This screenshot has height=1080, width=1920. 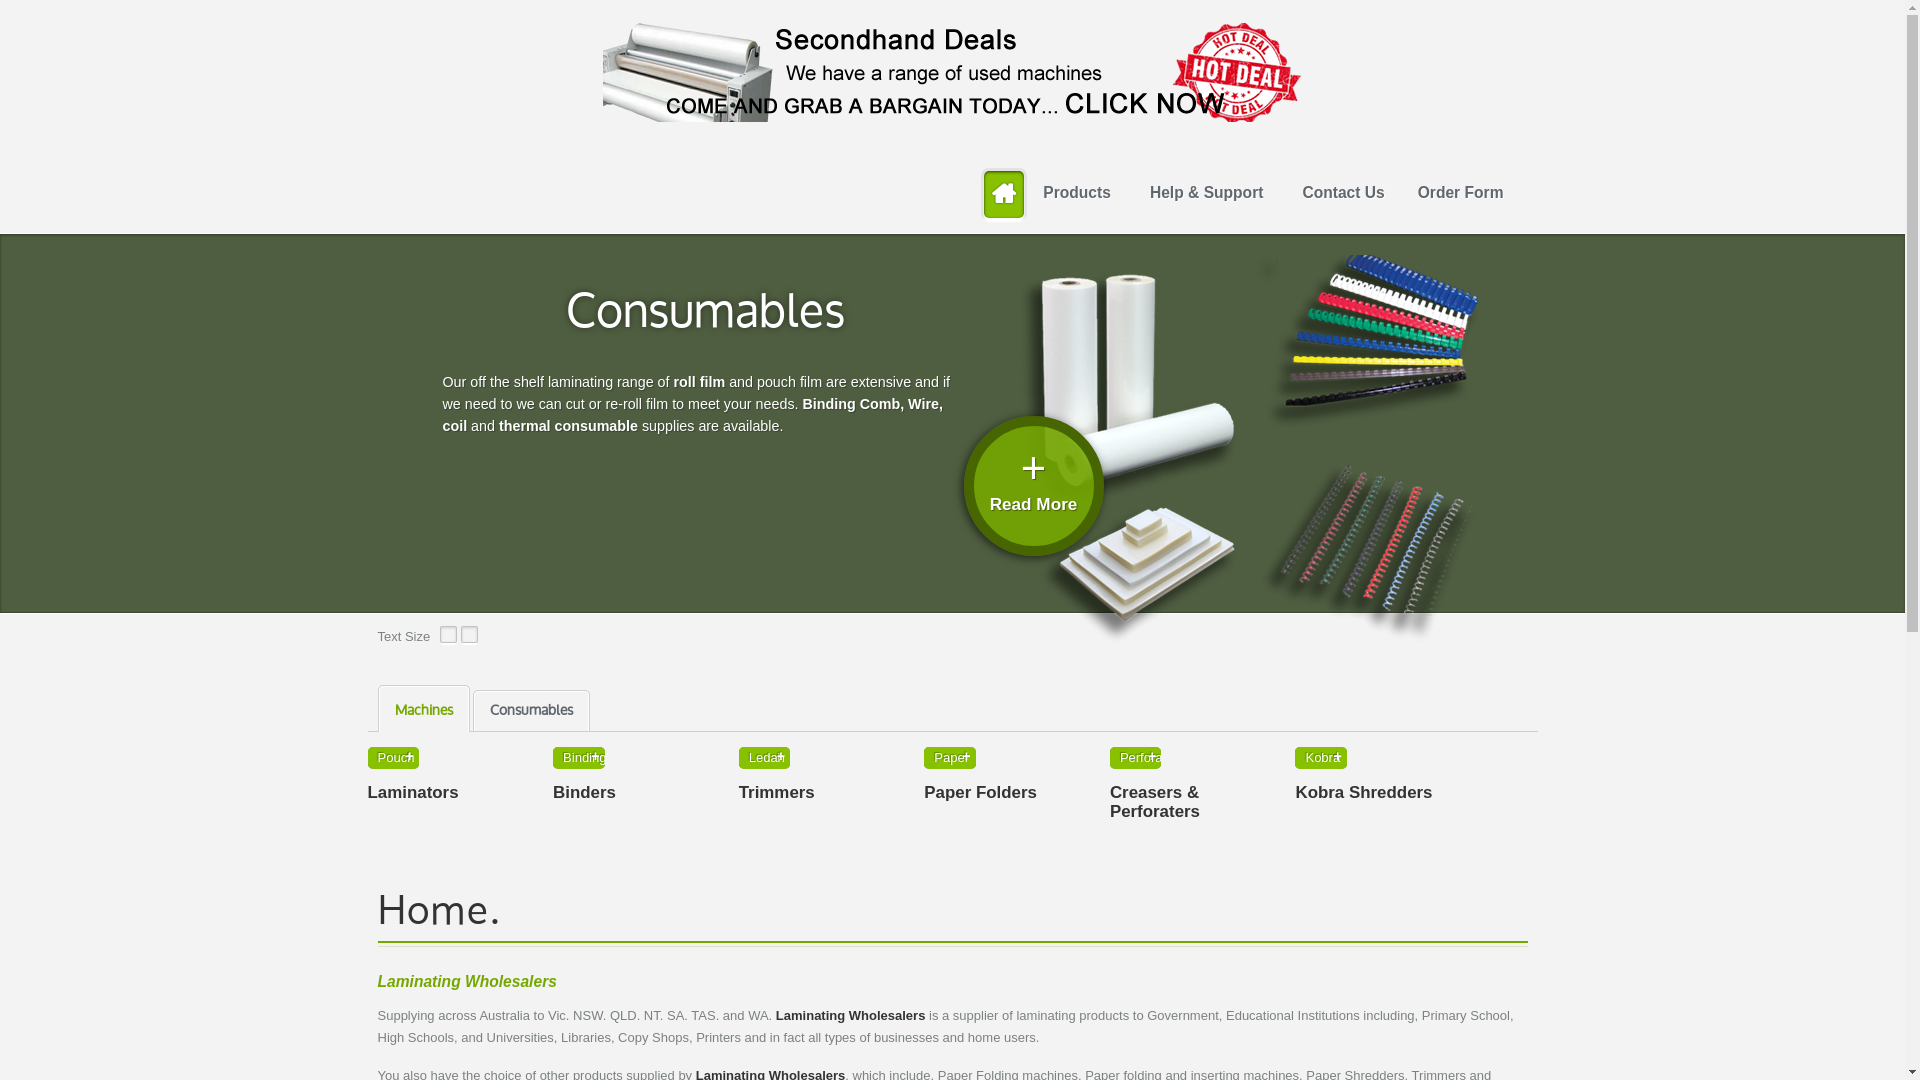 I want to click on 'Increase Text Size', so click(x=468, y=639).